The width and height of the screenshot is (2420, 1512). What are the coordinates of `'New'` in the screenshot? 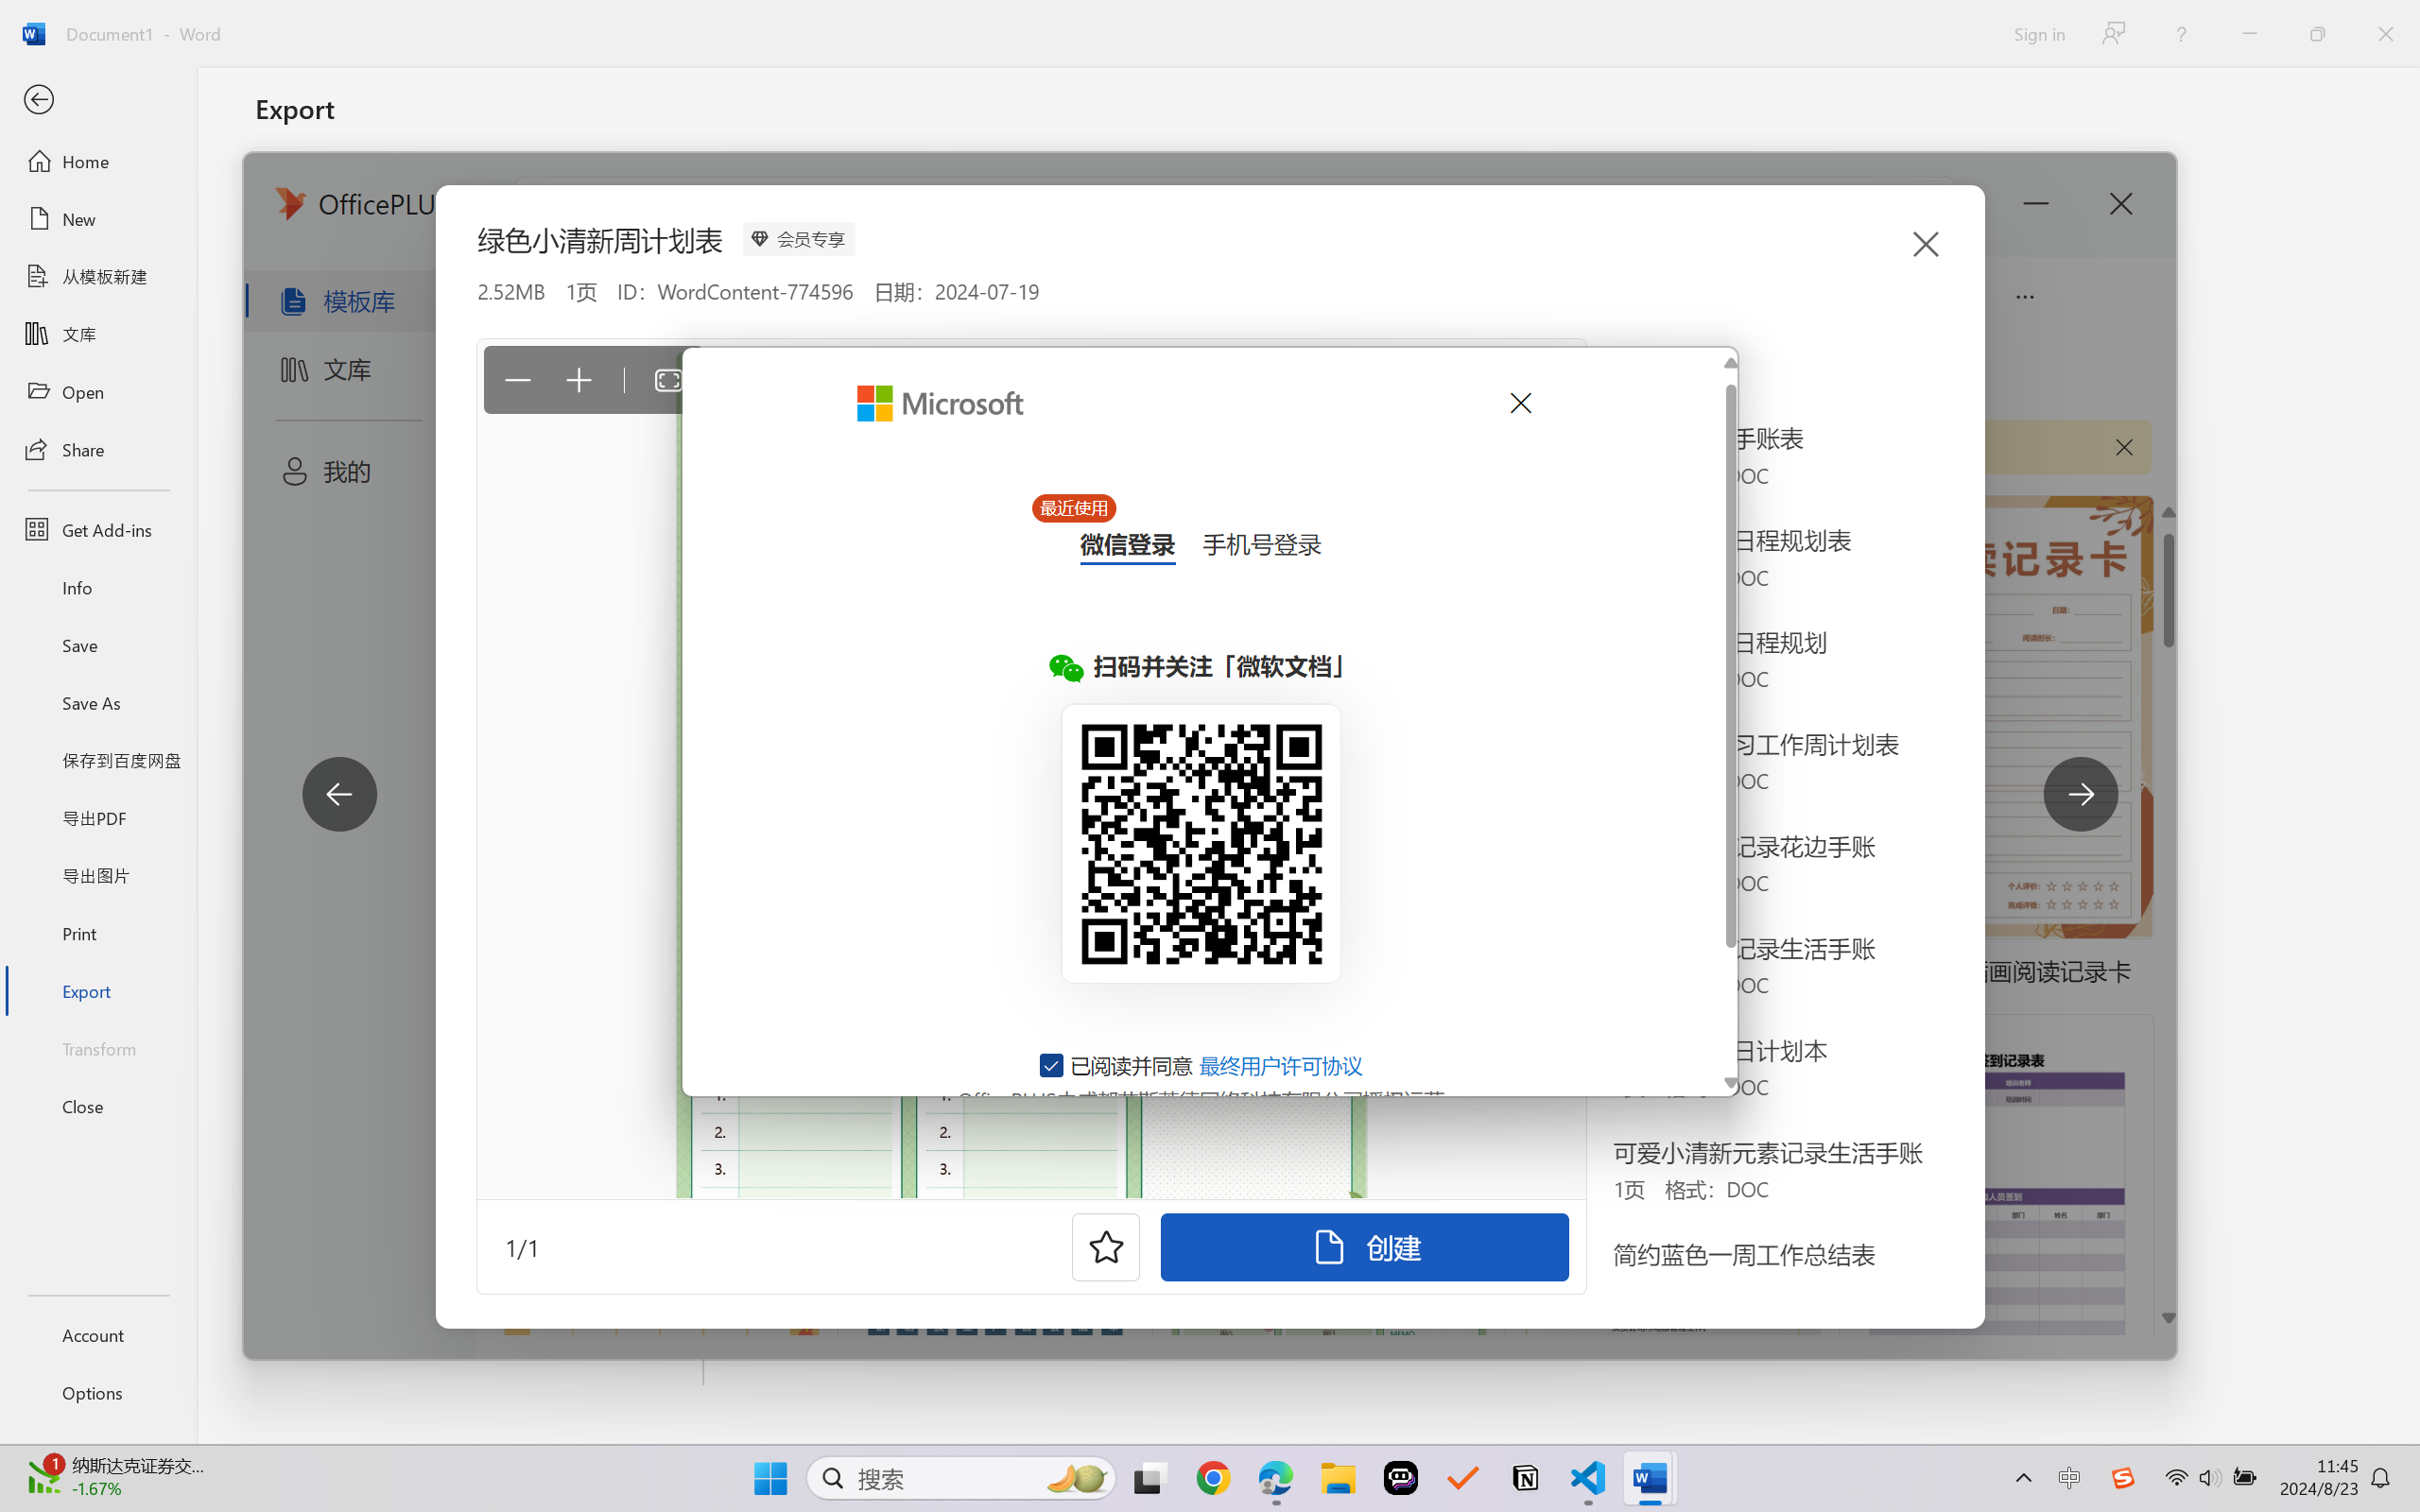 It's located at (97, 217).